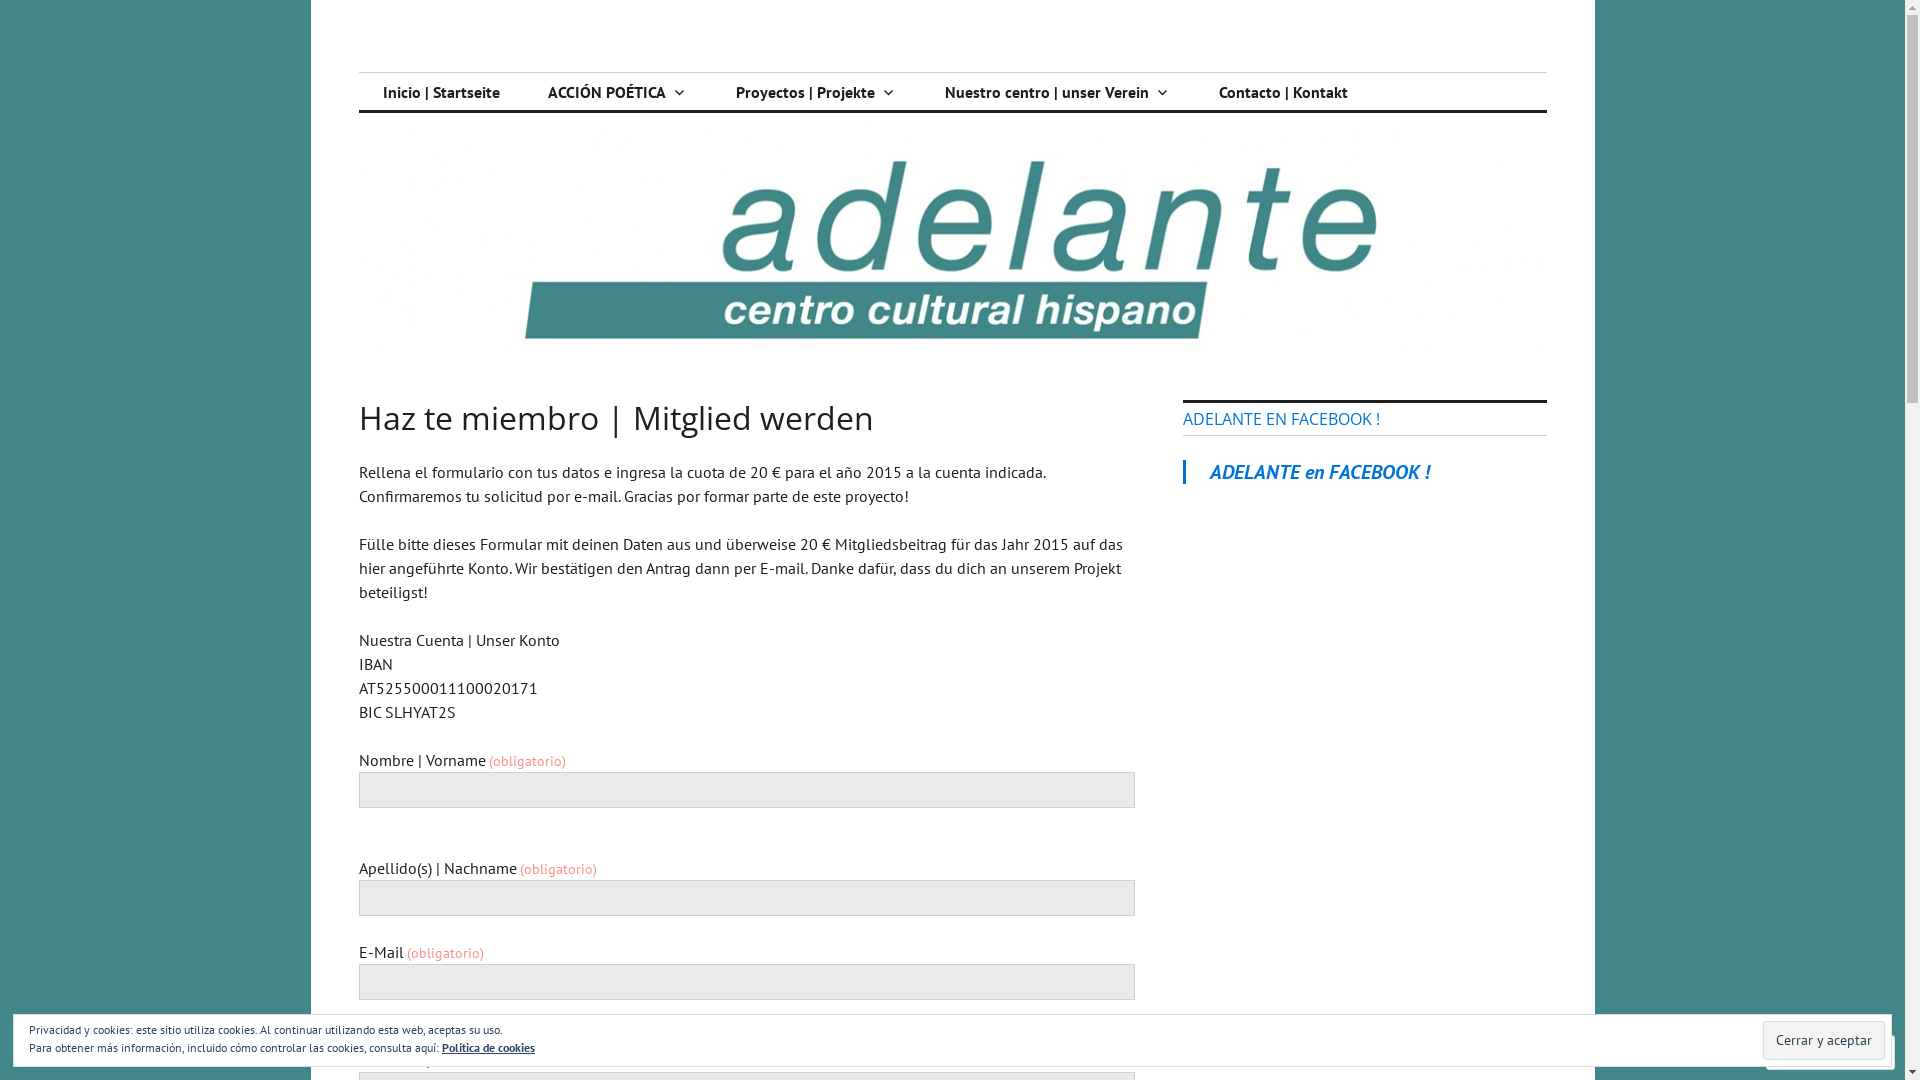  Describe the element at coordinates (1208, 471) in the screenshot. I see `'ADELANTE en FACEBOOK !'` at that location.